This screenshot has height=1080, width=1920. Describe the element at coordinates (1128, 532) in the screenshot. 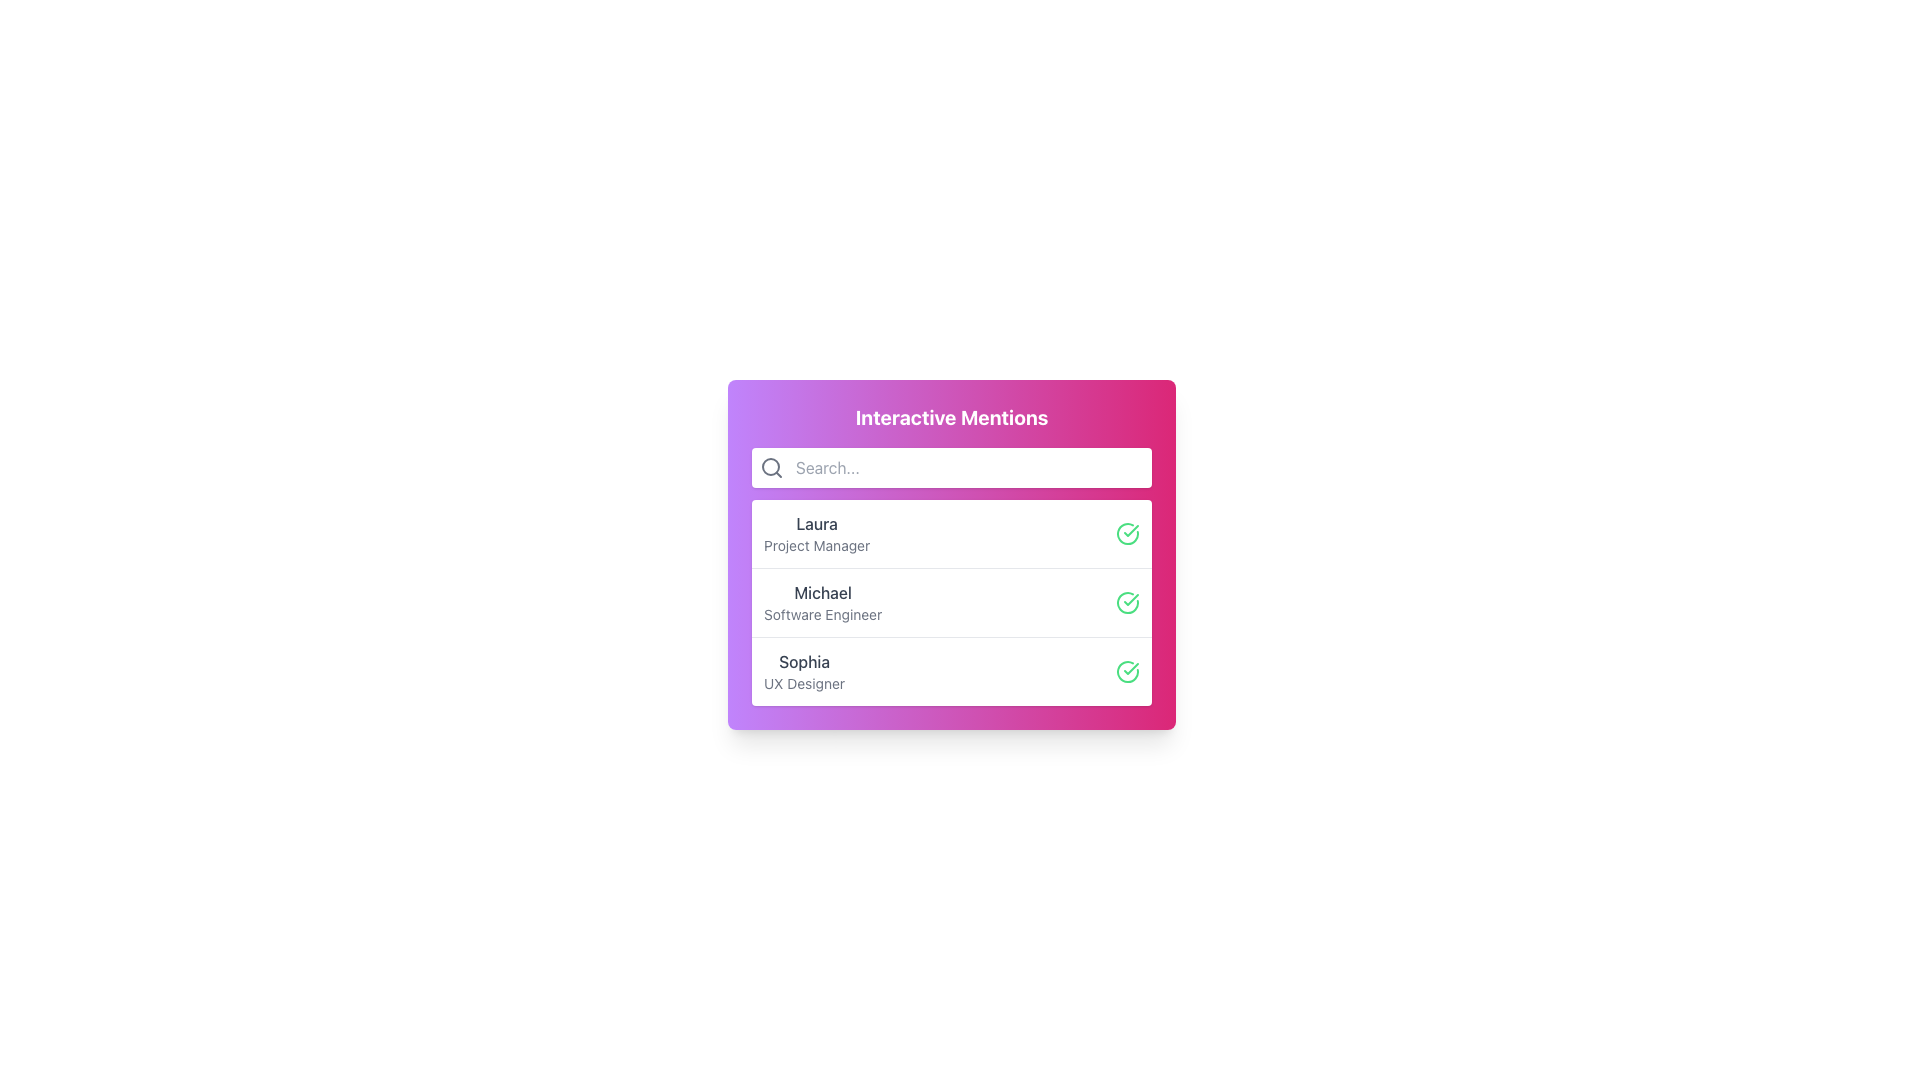

I see `the green circular checkmark icon with a white check symbol` at that location.